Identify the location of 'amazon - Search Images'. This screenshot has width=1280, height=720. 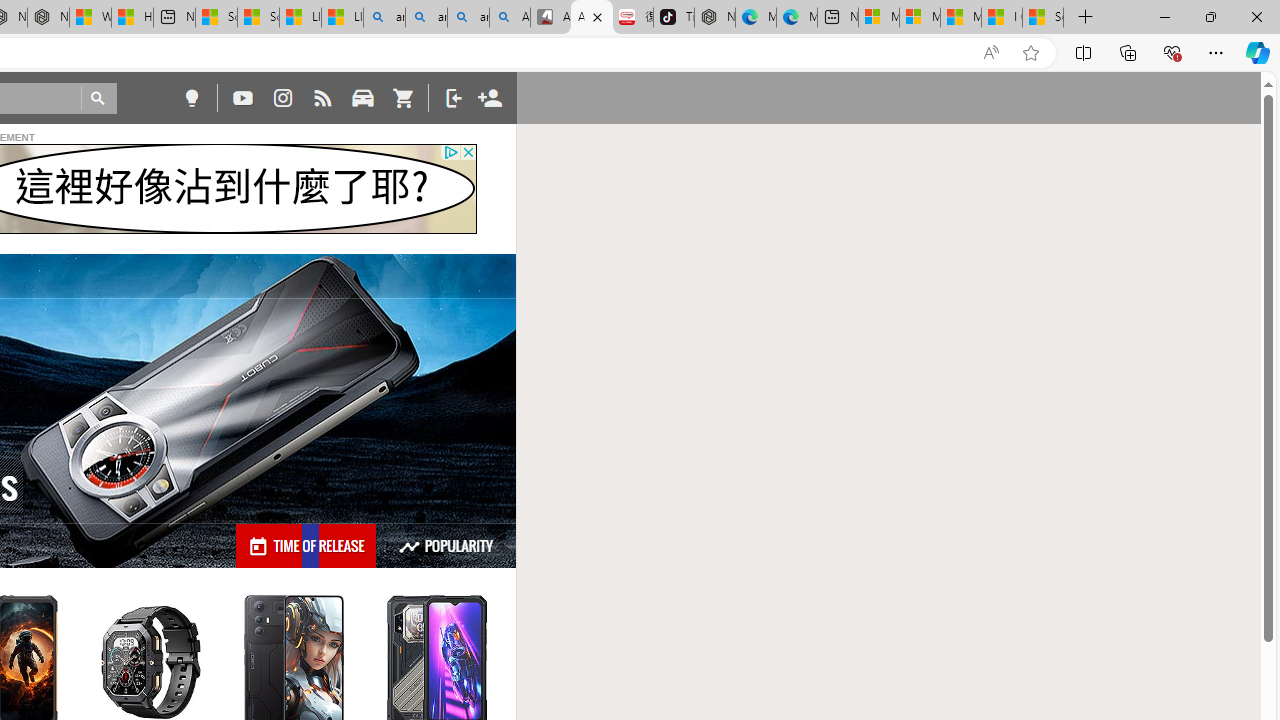
(467, 17).